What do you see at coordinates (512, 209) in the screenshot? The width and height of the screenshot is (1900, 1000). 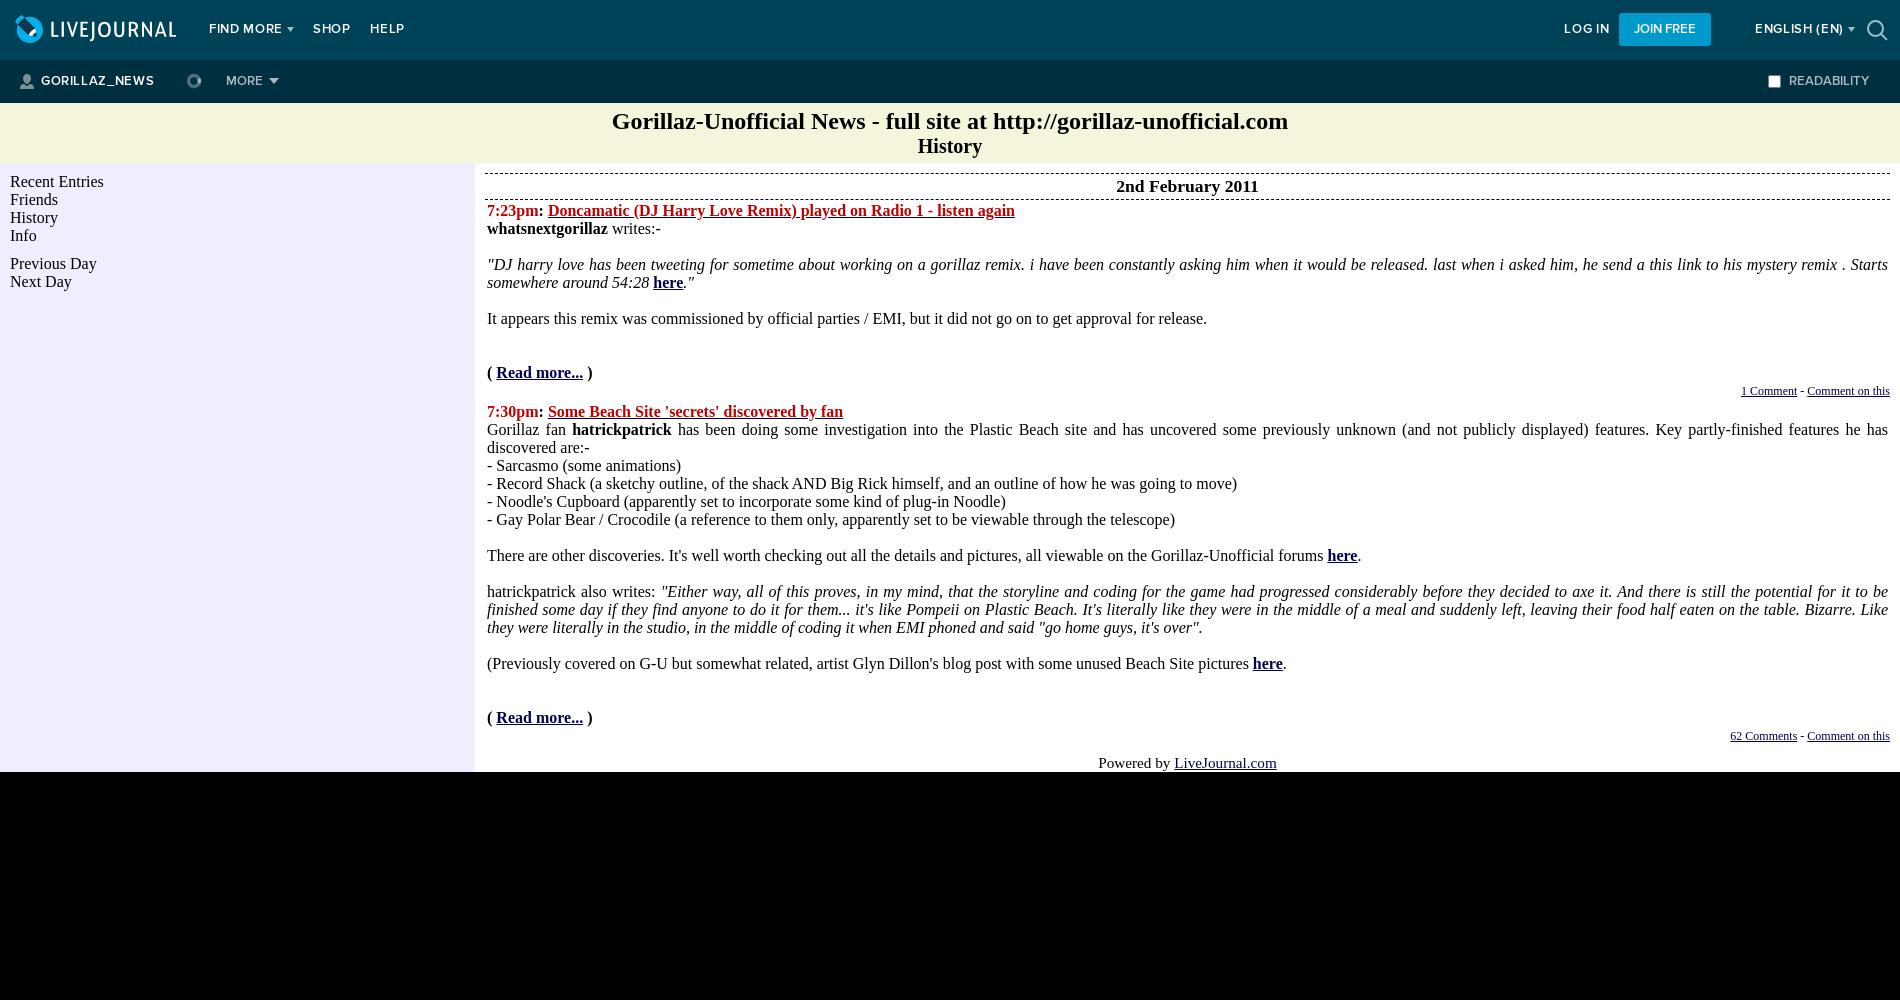 I see `'7:23pm'` at bounding box center [512, 209].